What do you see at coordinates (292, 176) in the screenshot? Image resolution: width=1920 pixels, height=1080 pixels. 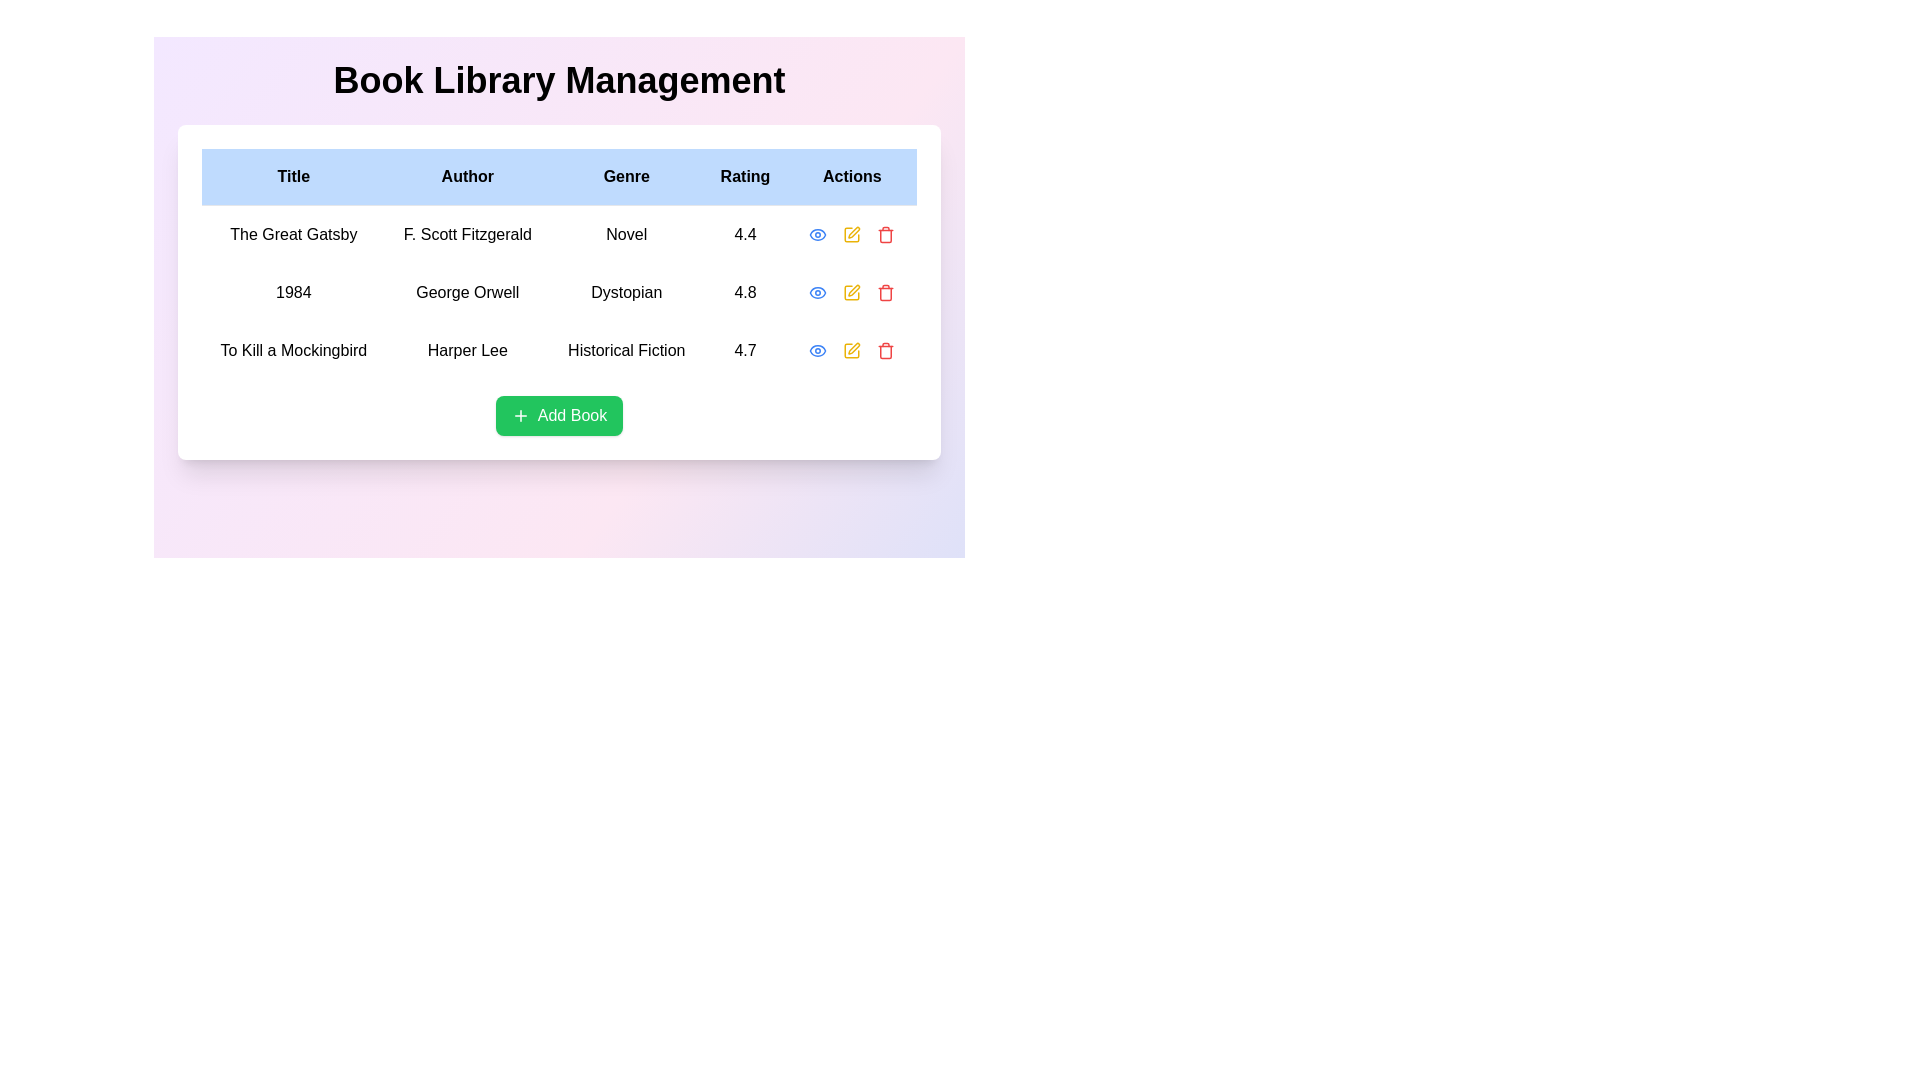 I see `the table header cell containing the text 'Title' which is styled with a bold font and light blue background` at bounding box center [292, 176].